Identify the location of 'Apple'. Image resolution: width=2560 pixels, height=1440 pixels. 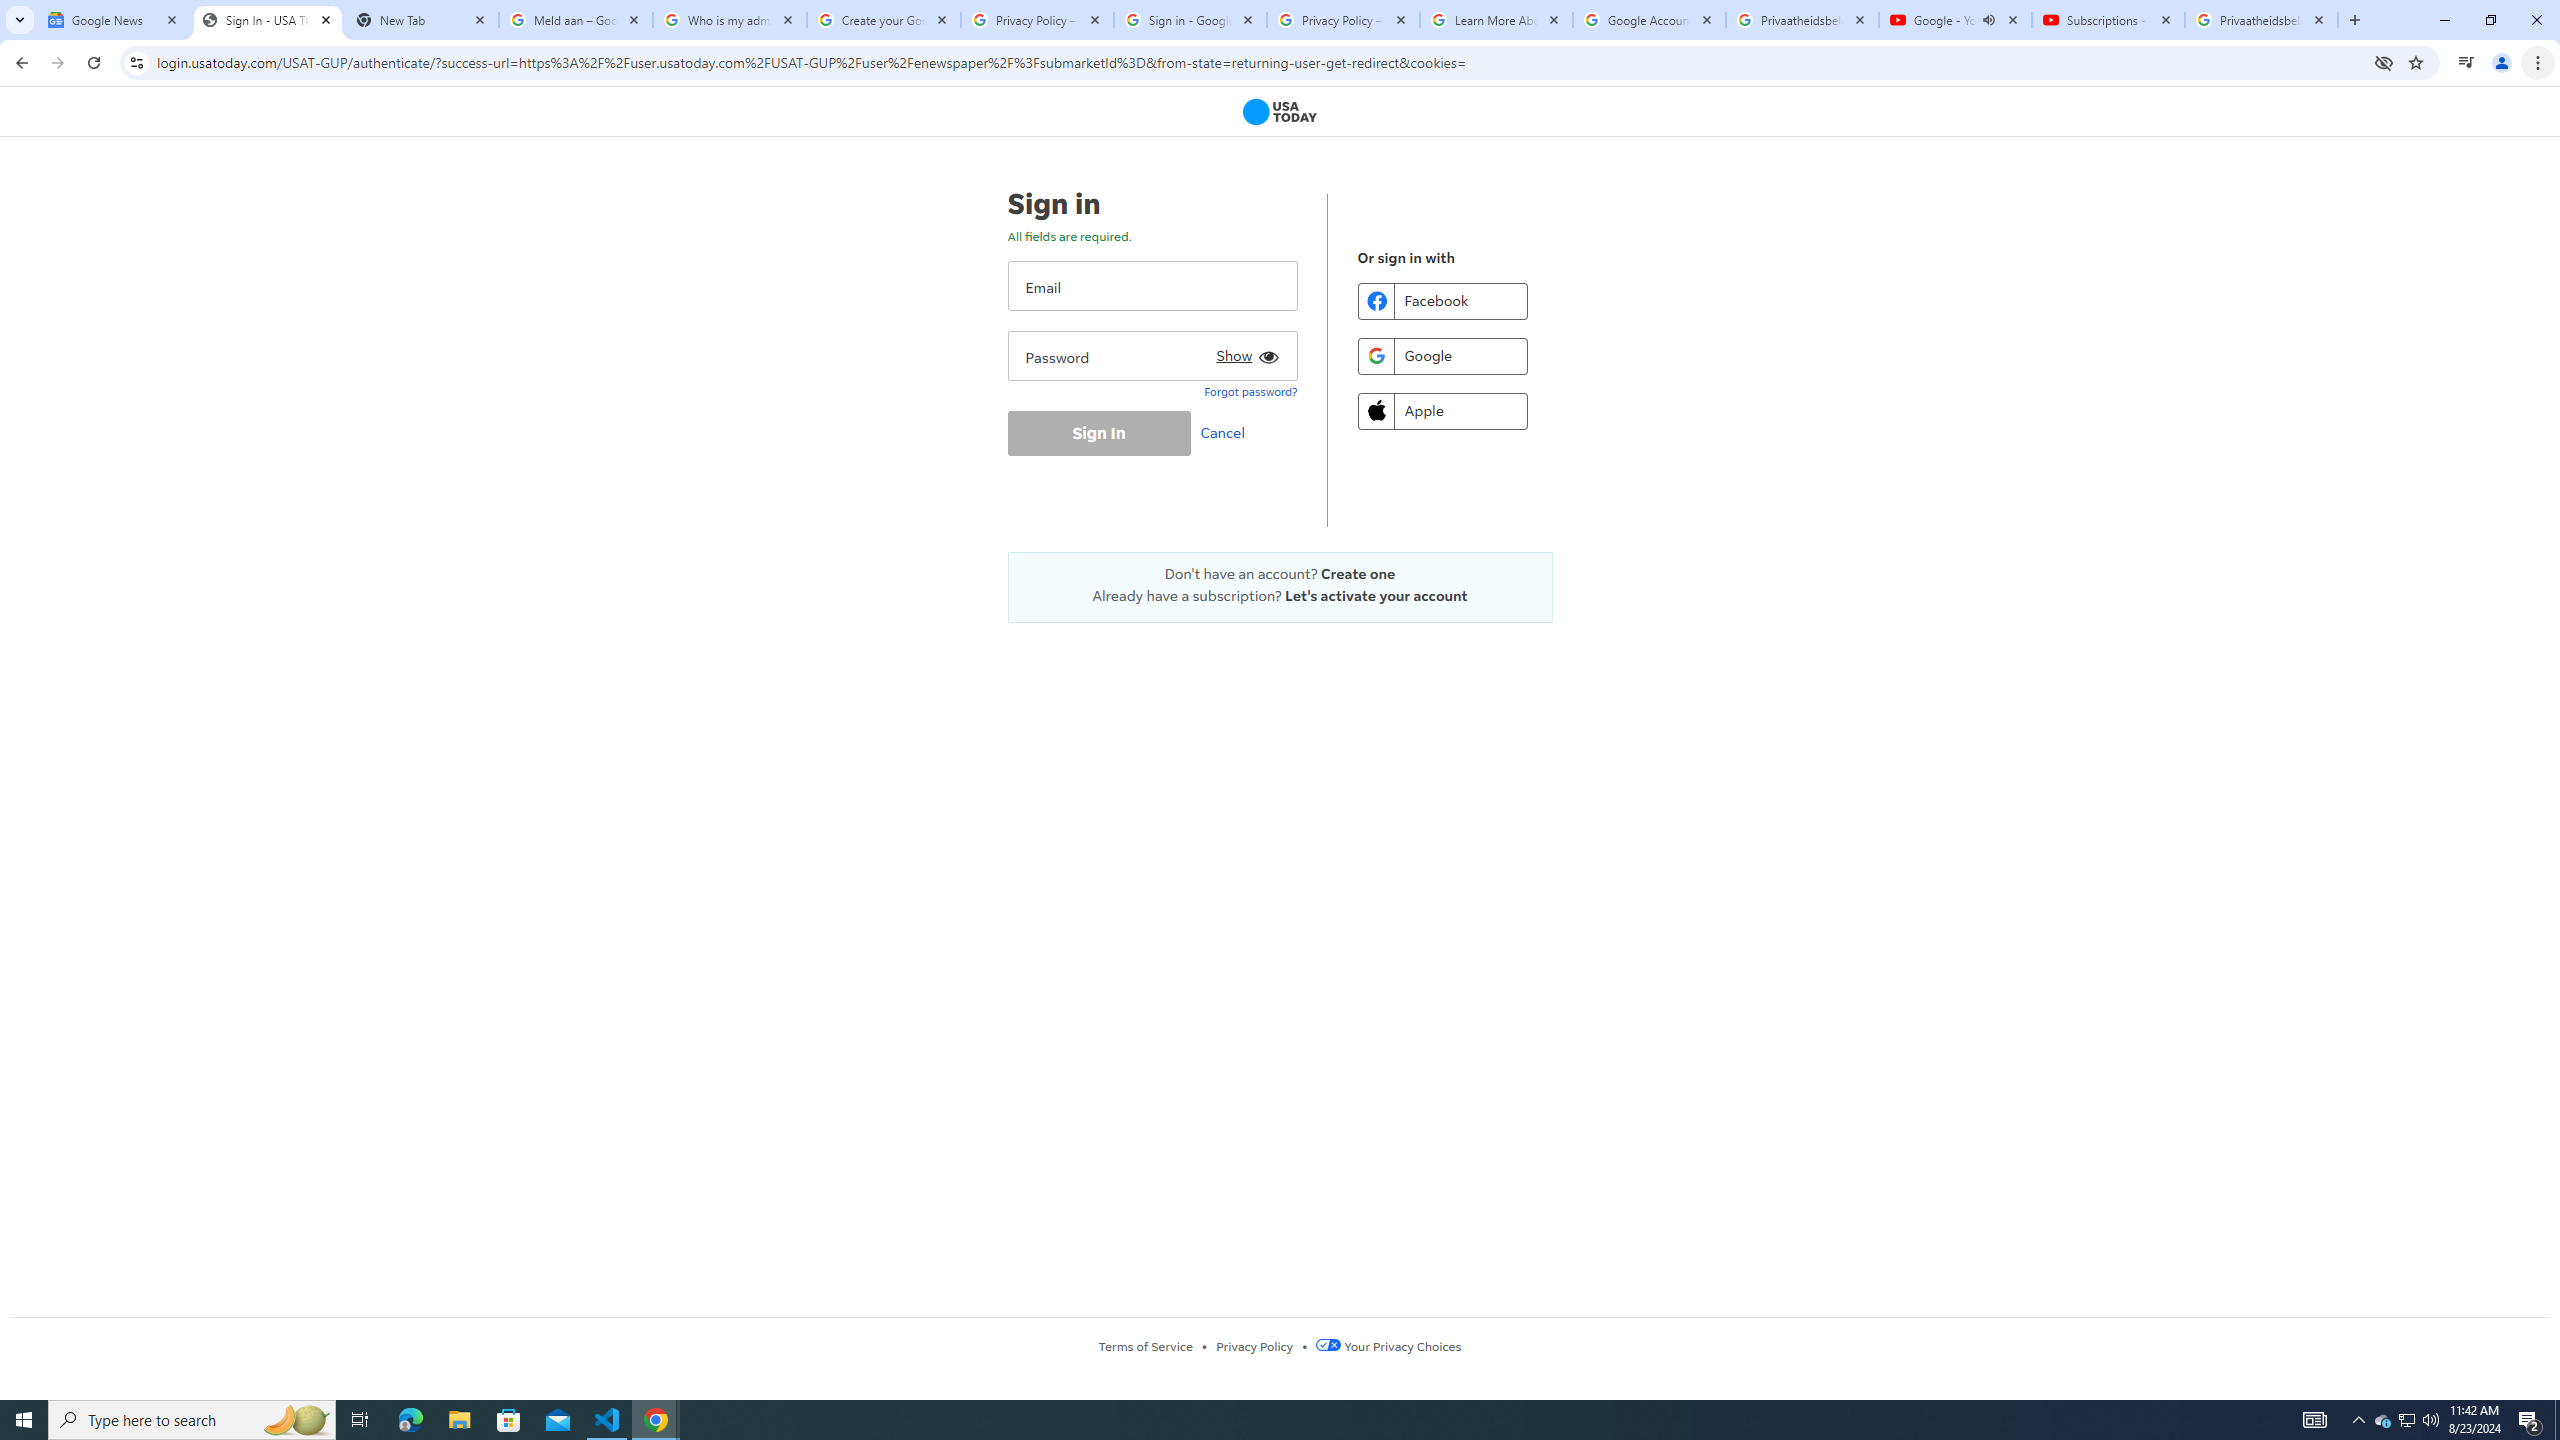
(1442, 410).